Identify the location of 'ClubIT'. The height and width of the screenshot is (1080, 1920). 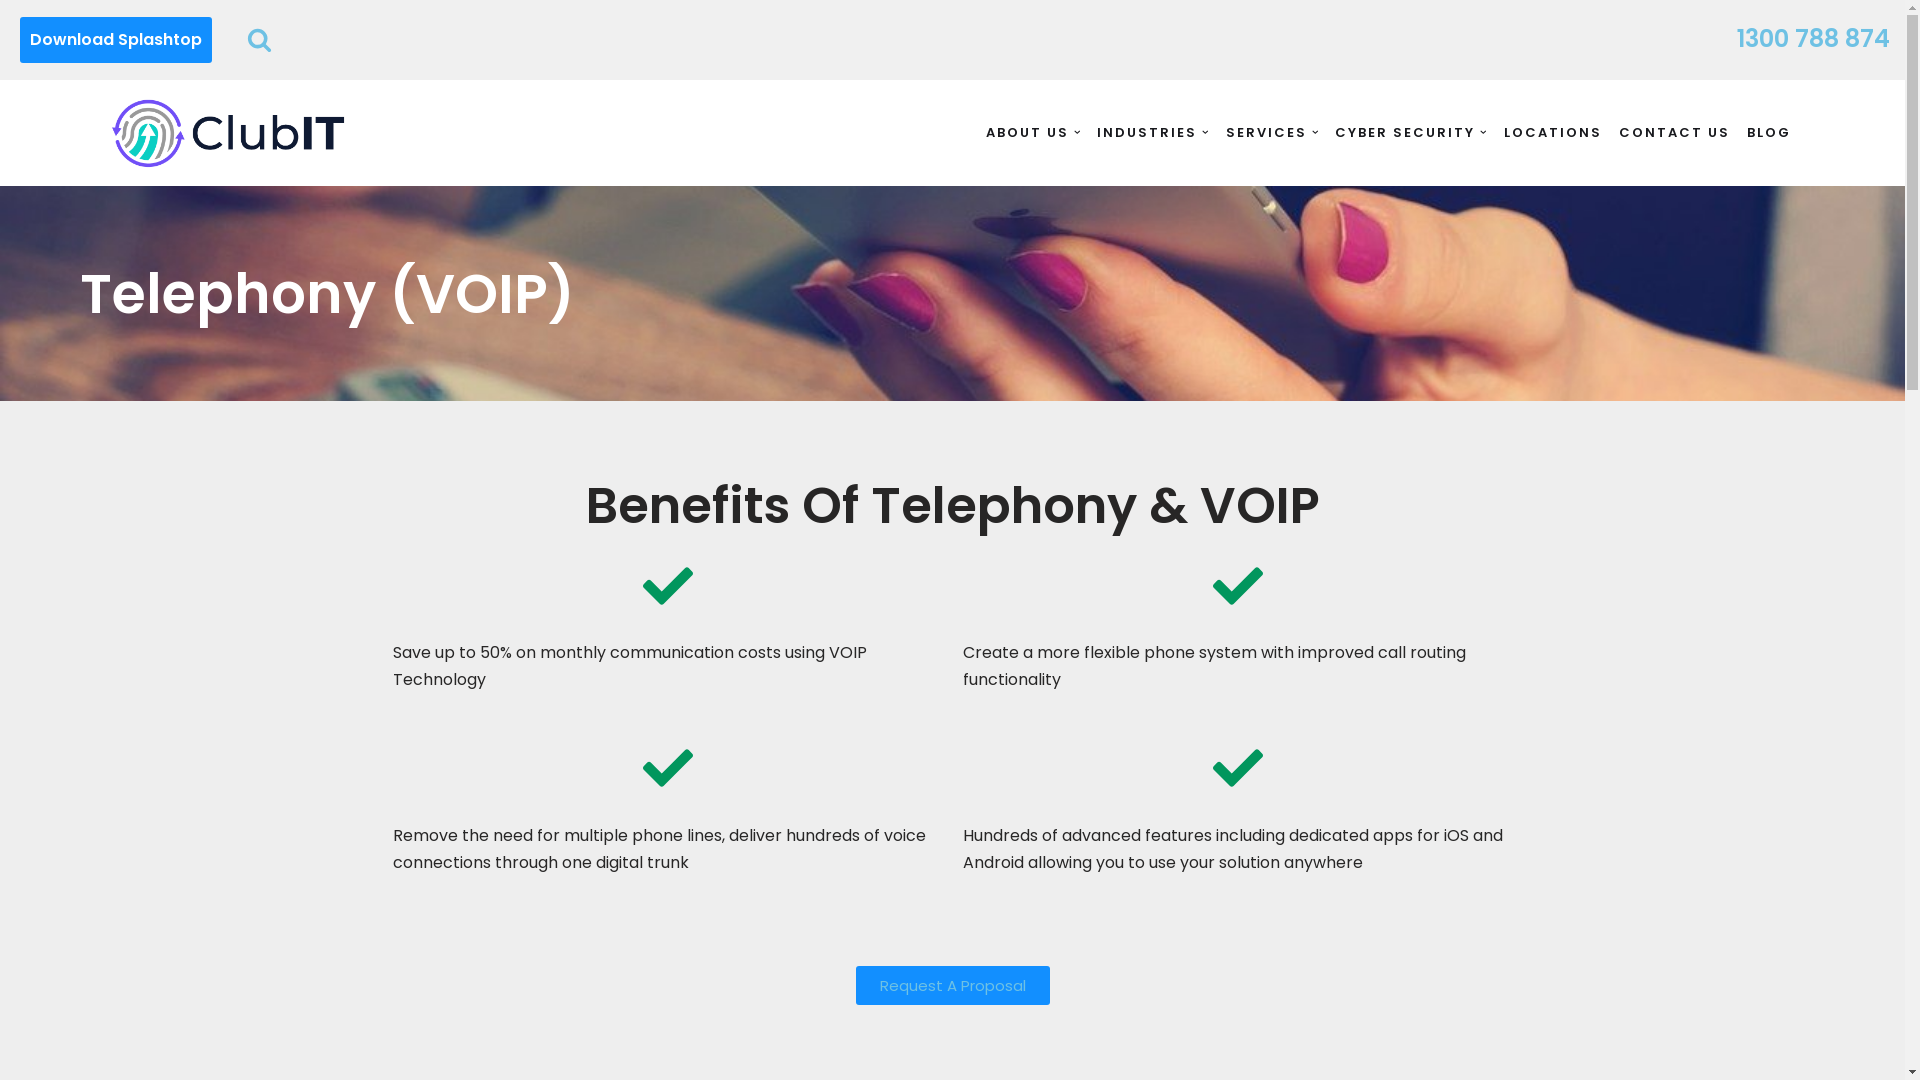
(227, 132).